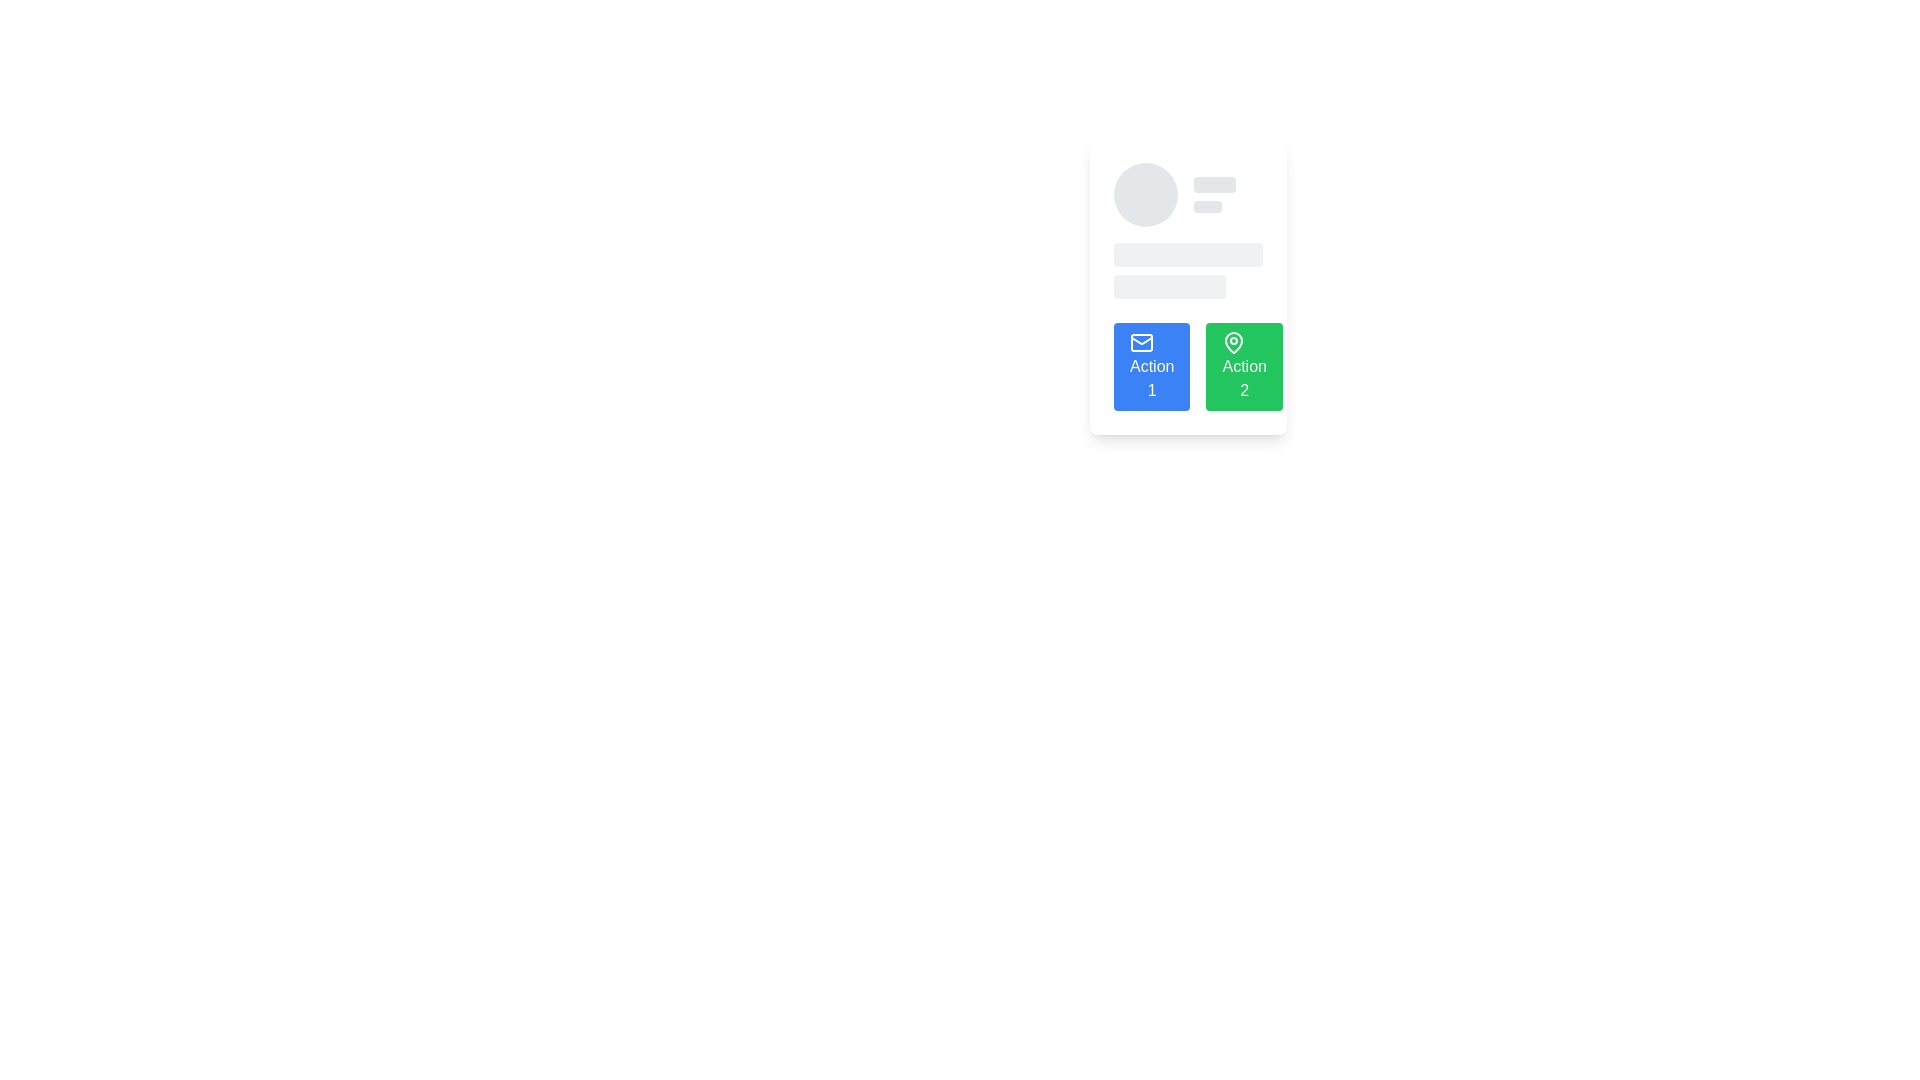  Describe the element at coordinates (1233, 342) in the screenshot. I see `SVG graphic icon of a map pin located within the 'Action 2' button at the bottom right of the card layout to view its properties` at that location.